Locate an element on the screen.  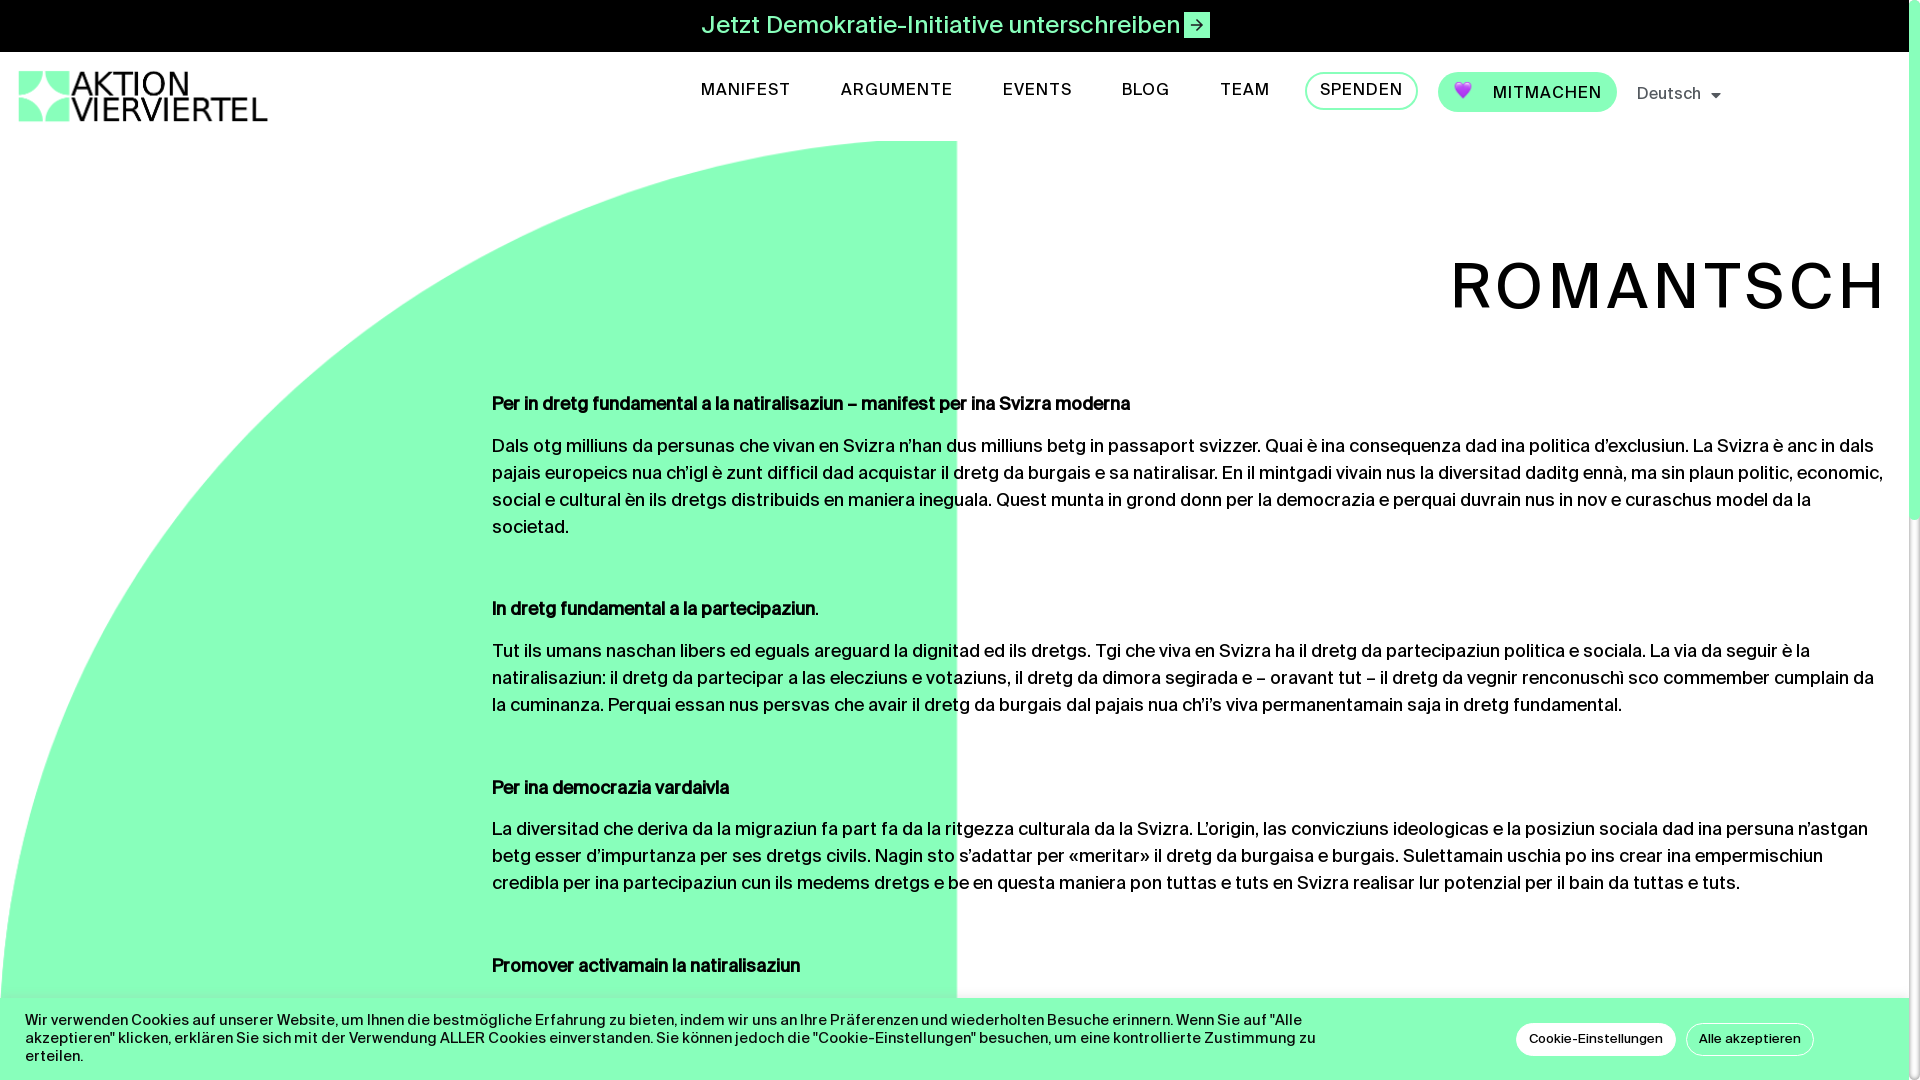
'MANIFEST' is located at coordinates (744, 91).